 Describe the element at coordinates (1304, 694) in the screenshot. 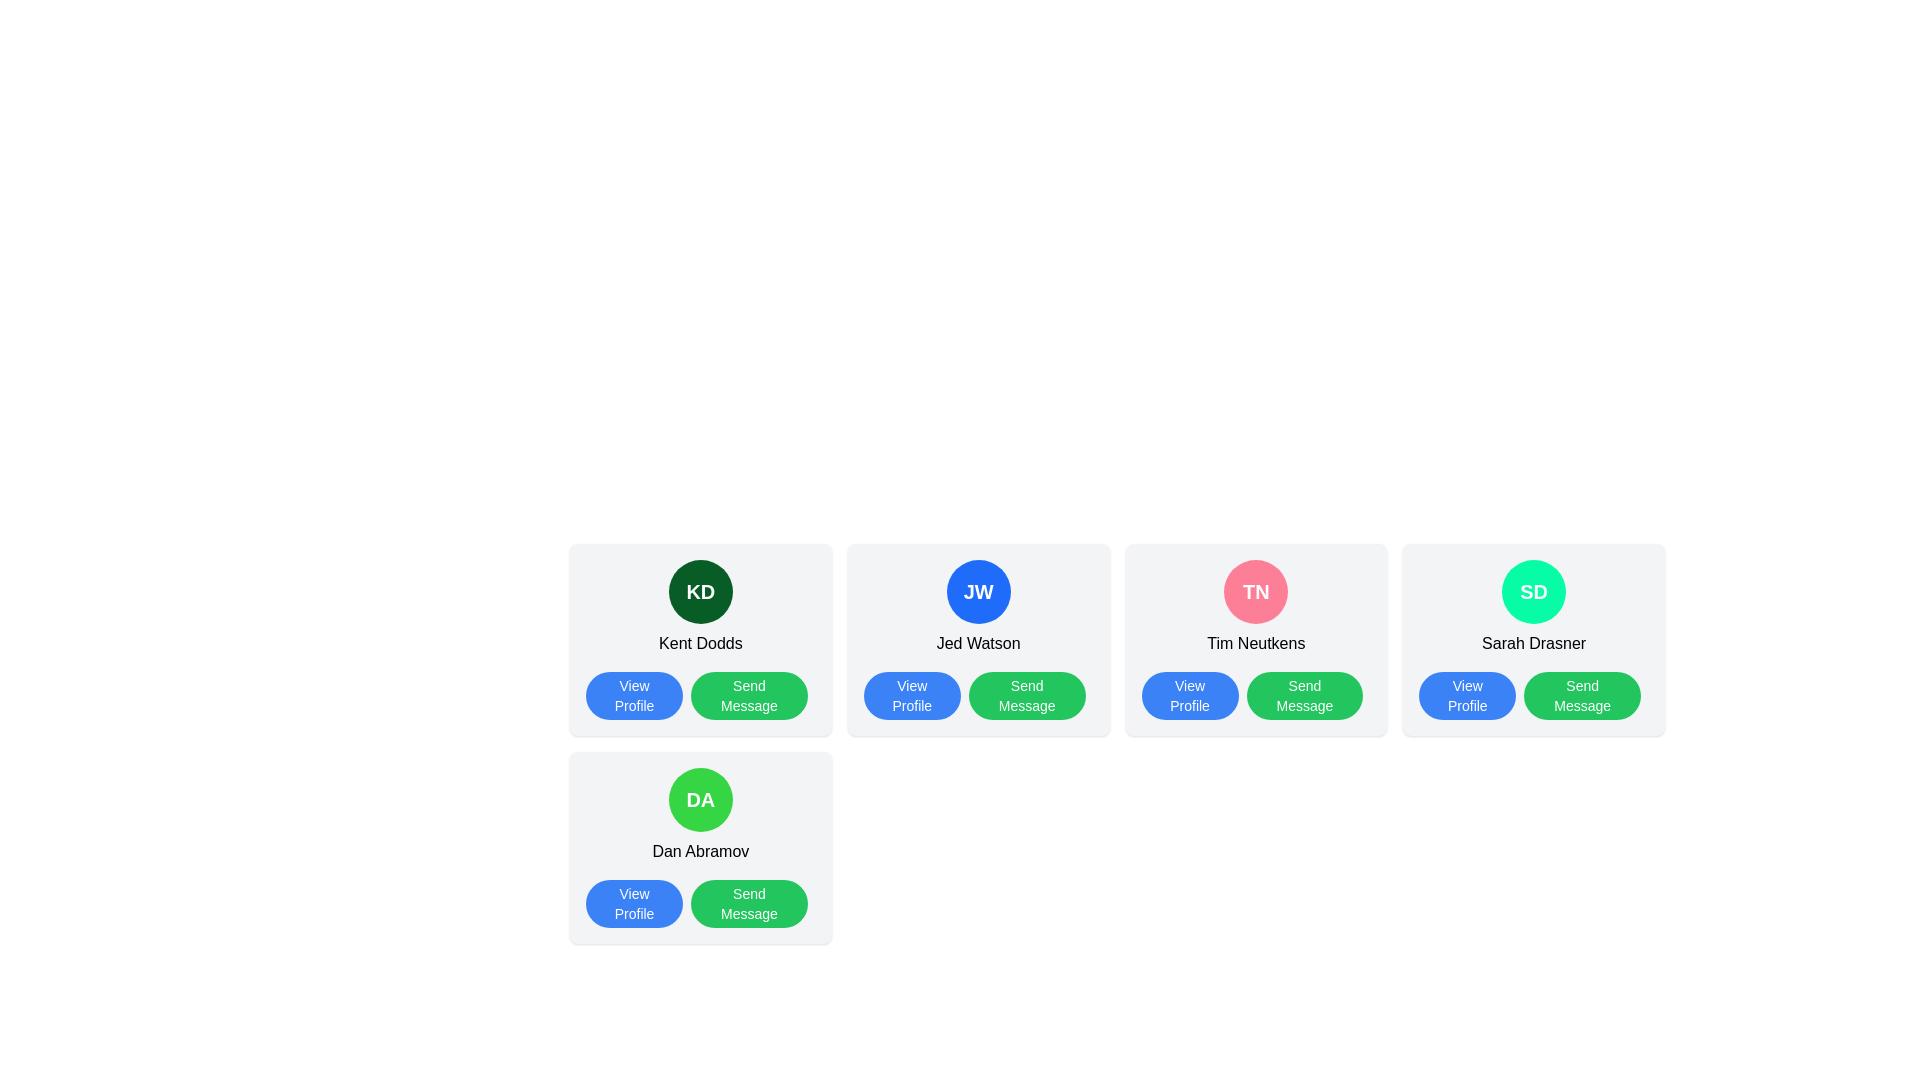

I see `the green button labeled 'Send Message' located in the bottom-right corner of the card for 'Tim Neutkens' to initiate messaging` at that location.